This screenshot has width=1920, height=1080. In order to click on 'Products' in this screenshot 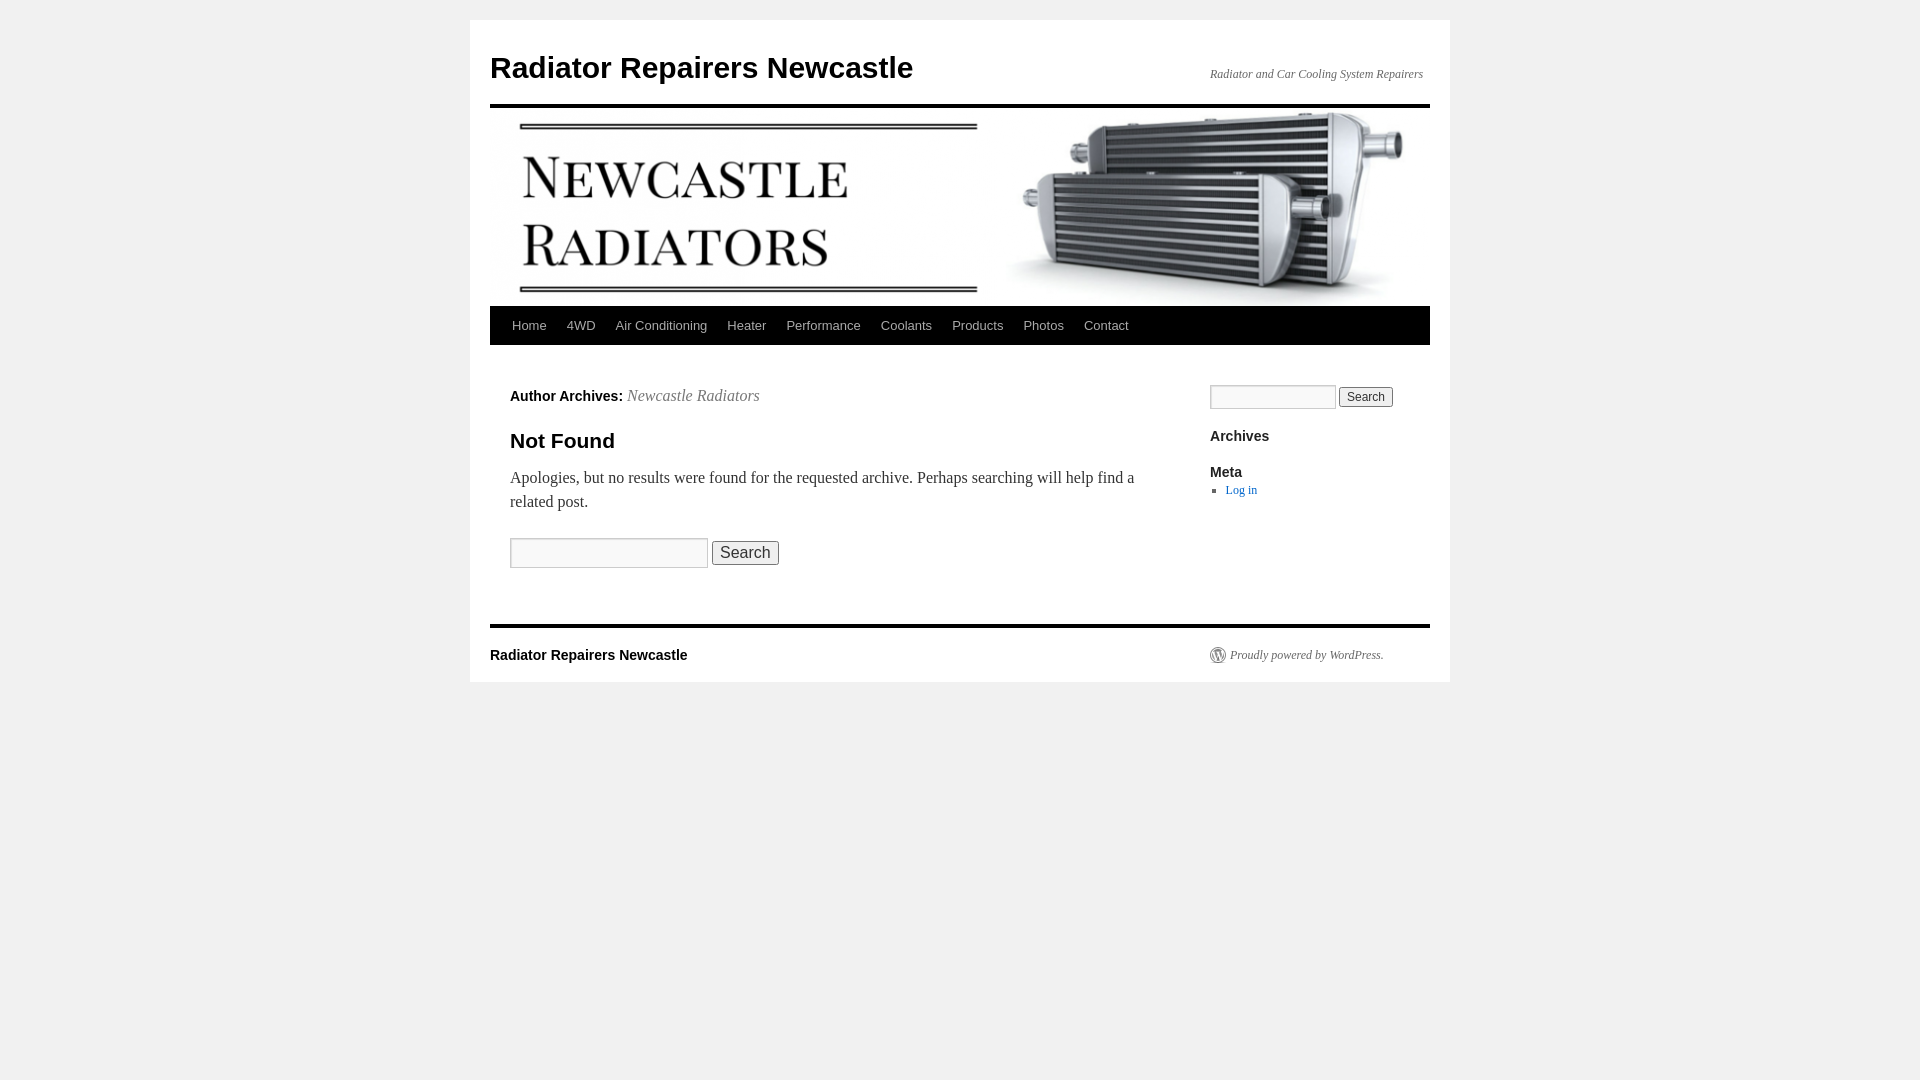, I will do `click(977, 325)`.